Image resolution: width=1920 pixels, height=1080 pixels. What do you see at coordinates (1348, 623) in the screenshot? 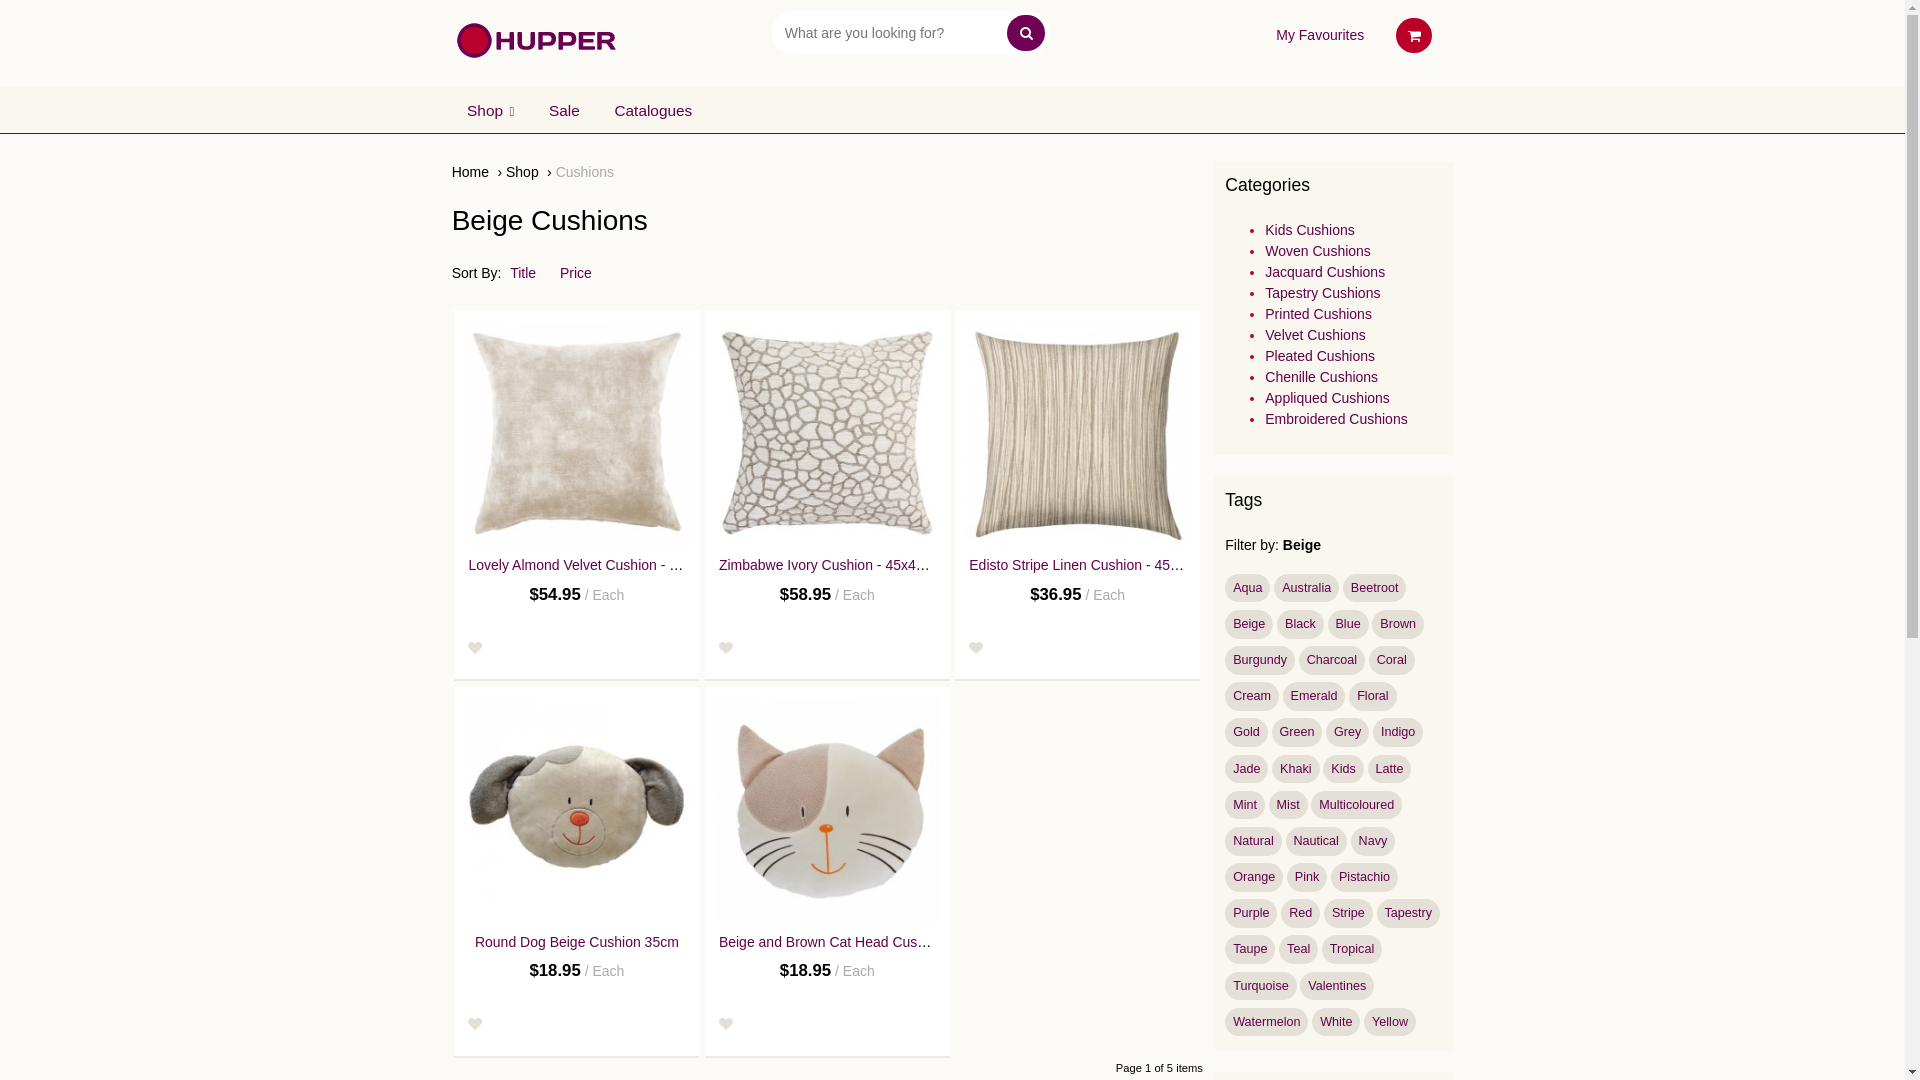
I see `'Blue'` at bounding box center [1348, 623].